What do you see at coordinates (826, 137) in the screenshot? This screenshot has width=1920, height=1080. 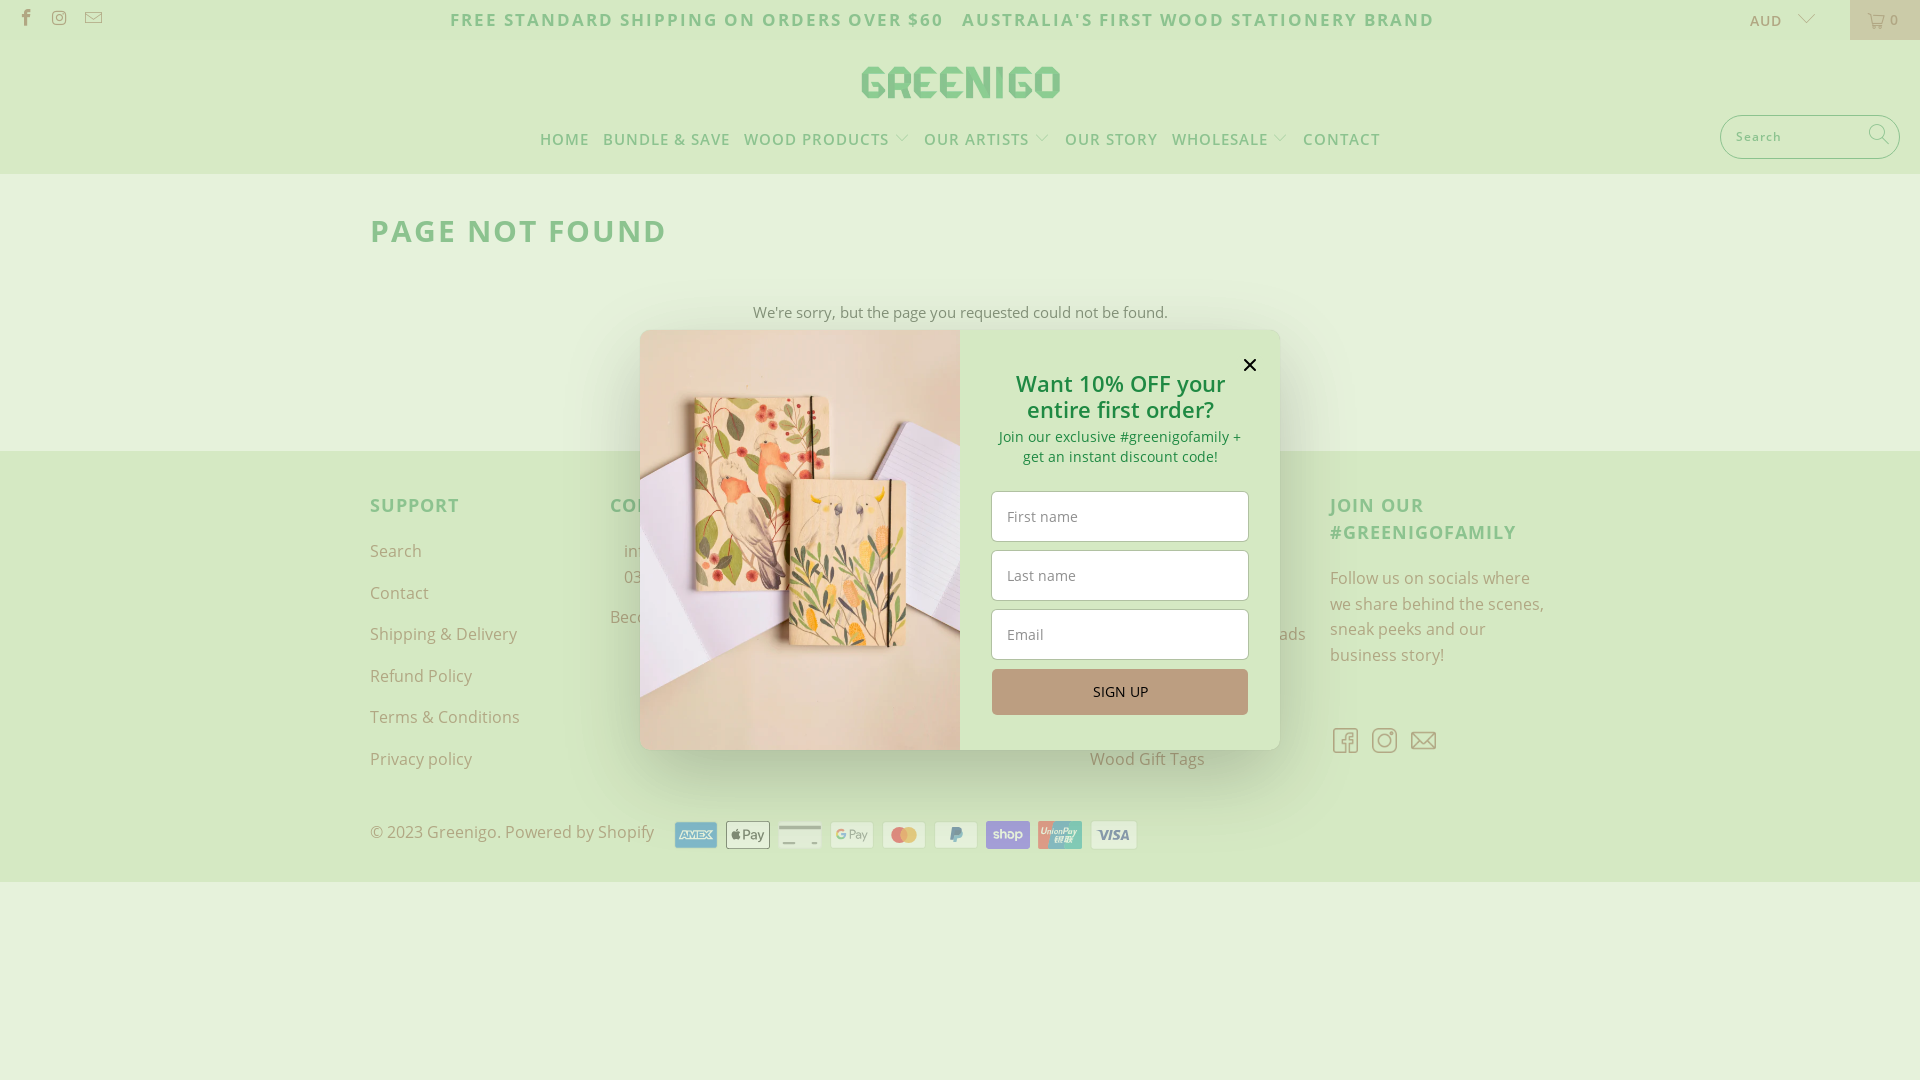 I see `'WOOD PRODUCTS'` at bounding box center [826, 137].